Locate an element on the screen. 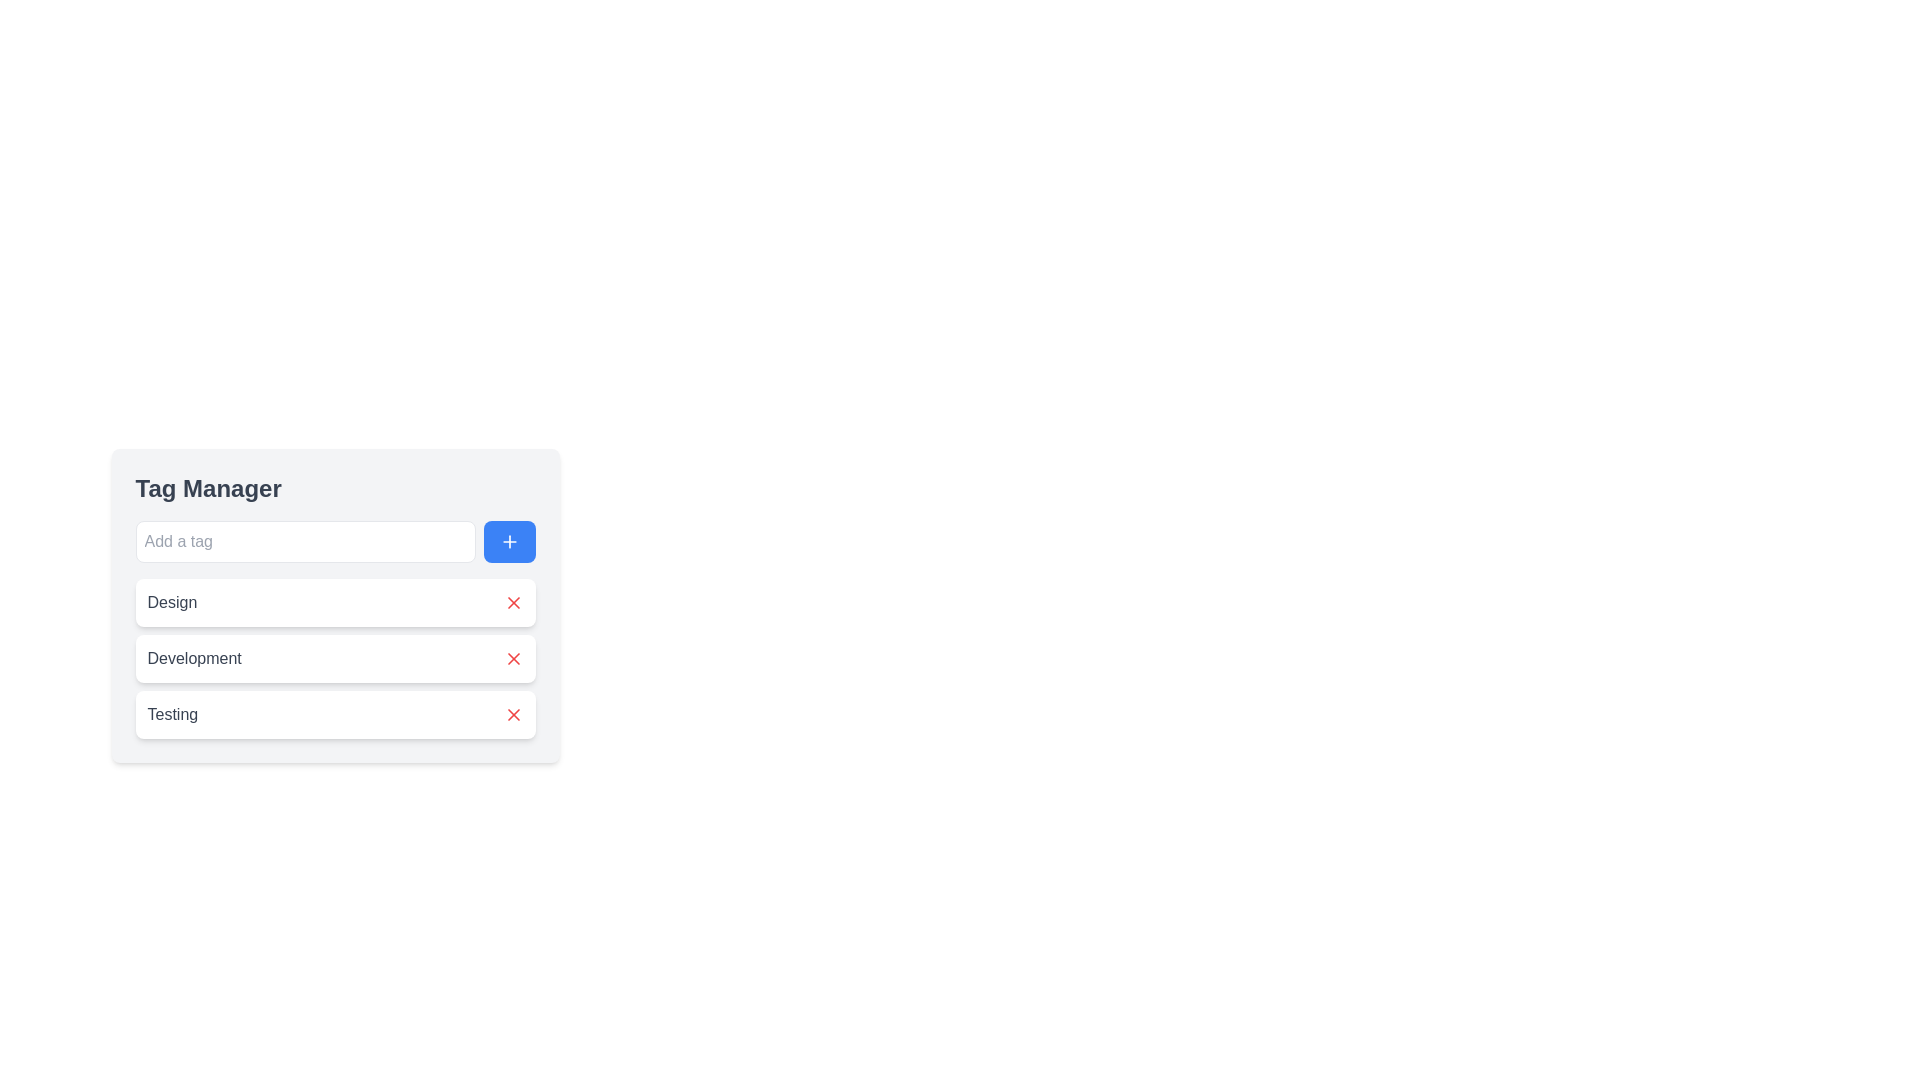 This screenshot has height=1080, width=1920. the button to add a new entry to the list of tags, located to the right of the input field labeled 'Add a tag' in the 'Tag Manager' section is located at coordinates (509, 542).